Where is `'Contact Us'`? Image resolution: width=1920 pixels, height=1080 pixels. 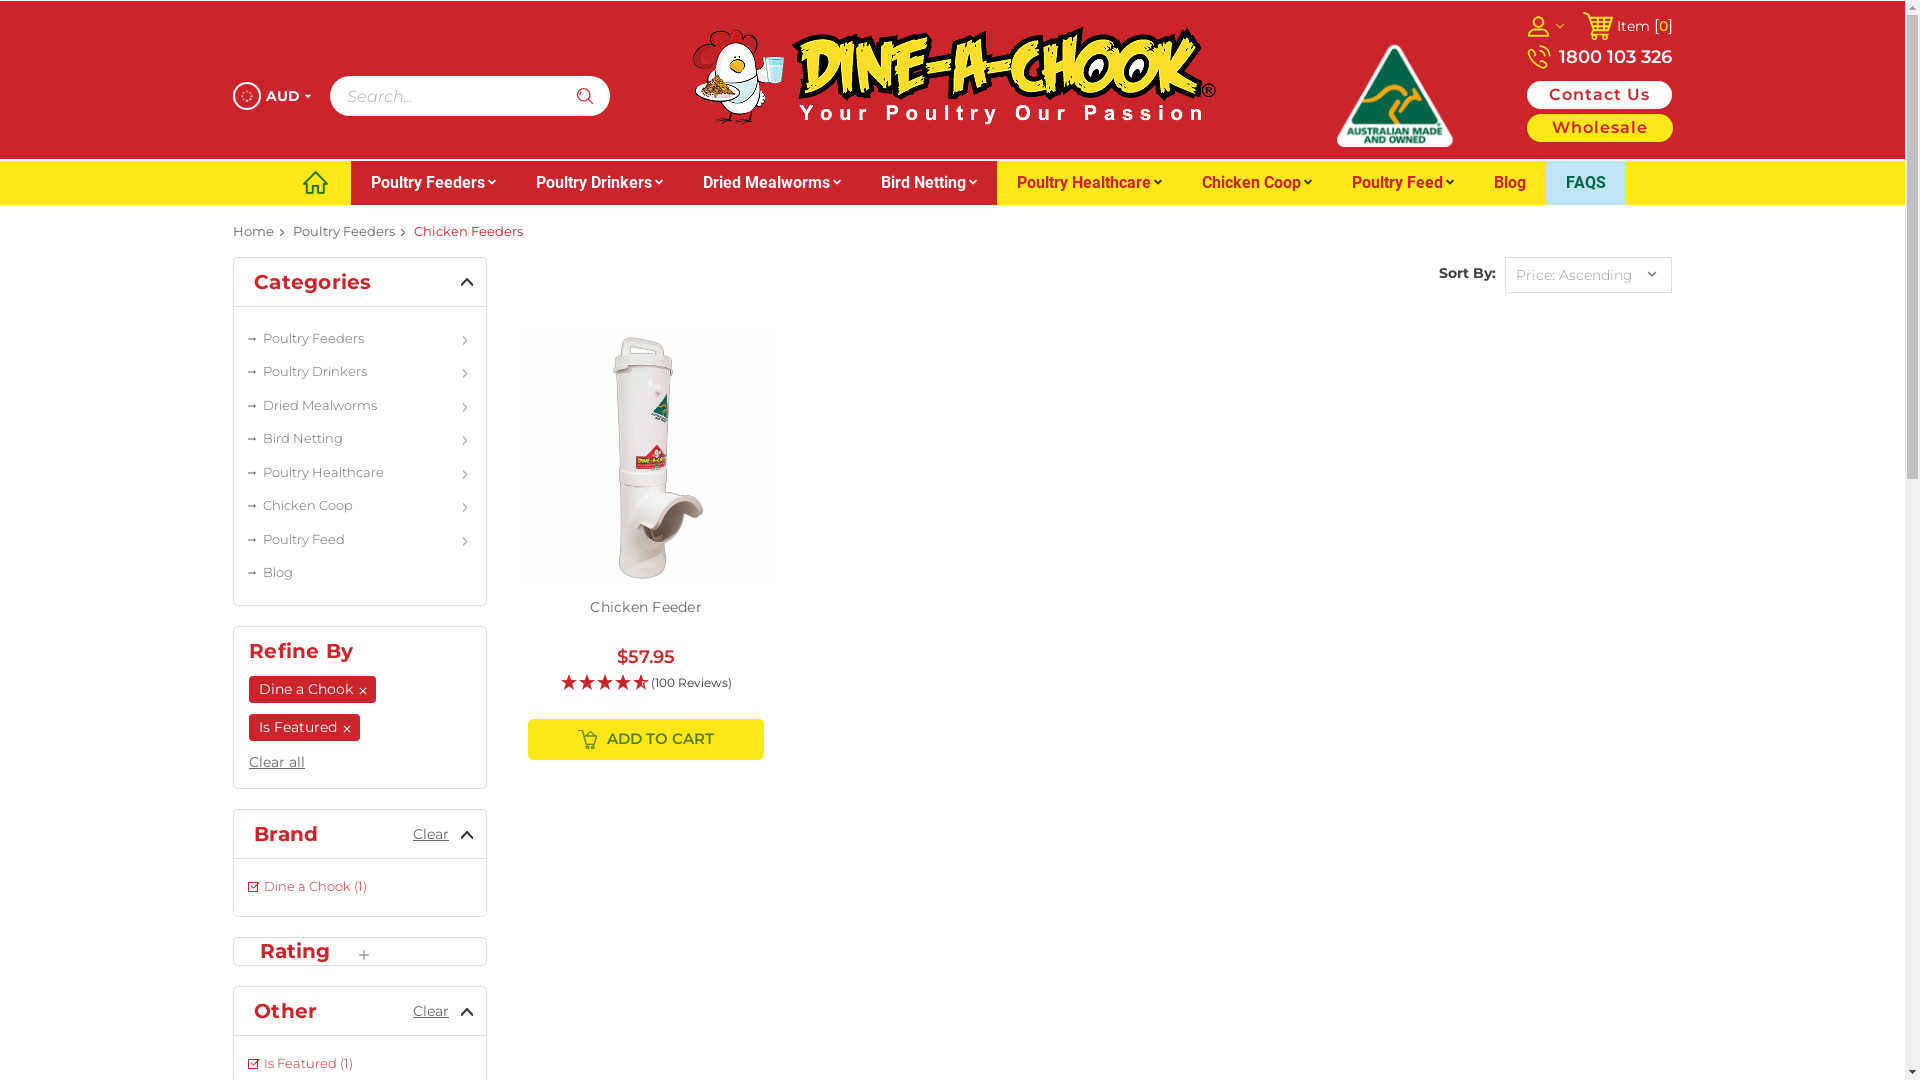 'Contact Us' is located at coordinates (1597, 95).